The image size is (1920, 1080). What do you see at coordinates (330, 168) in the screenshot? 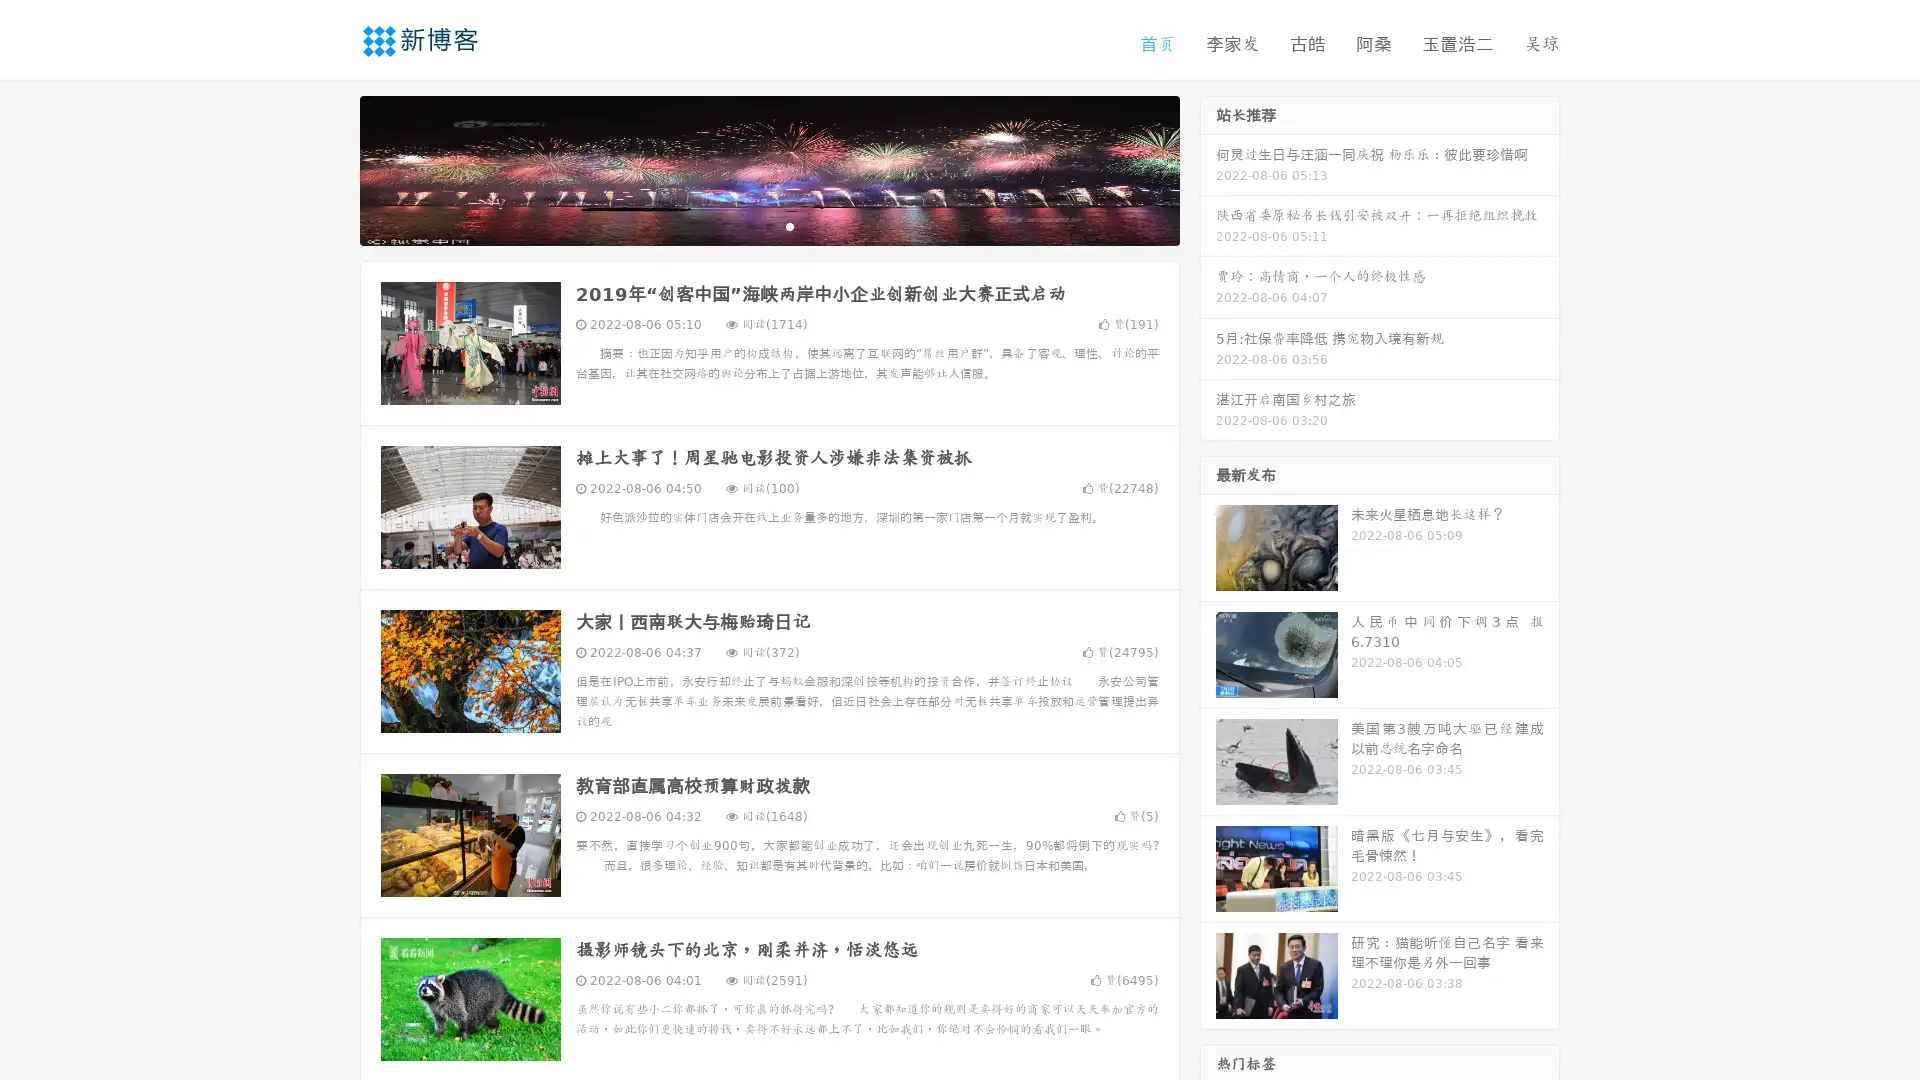
I see `Previous slide` at bounding box center [330, 168].